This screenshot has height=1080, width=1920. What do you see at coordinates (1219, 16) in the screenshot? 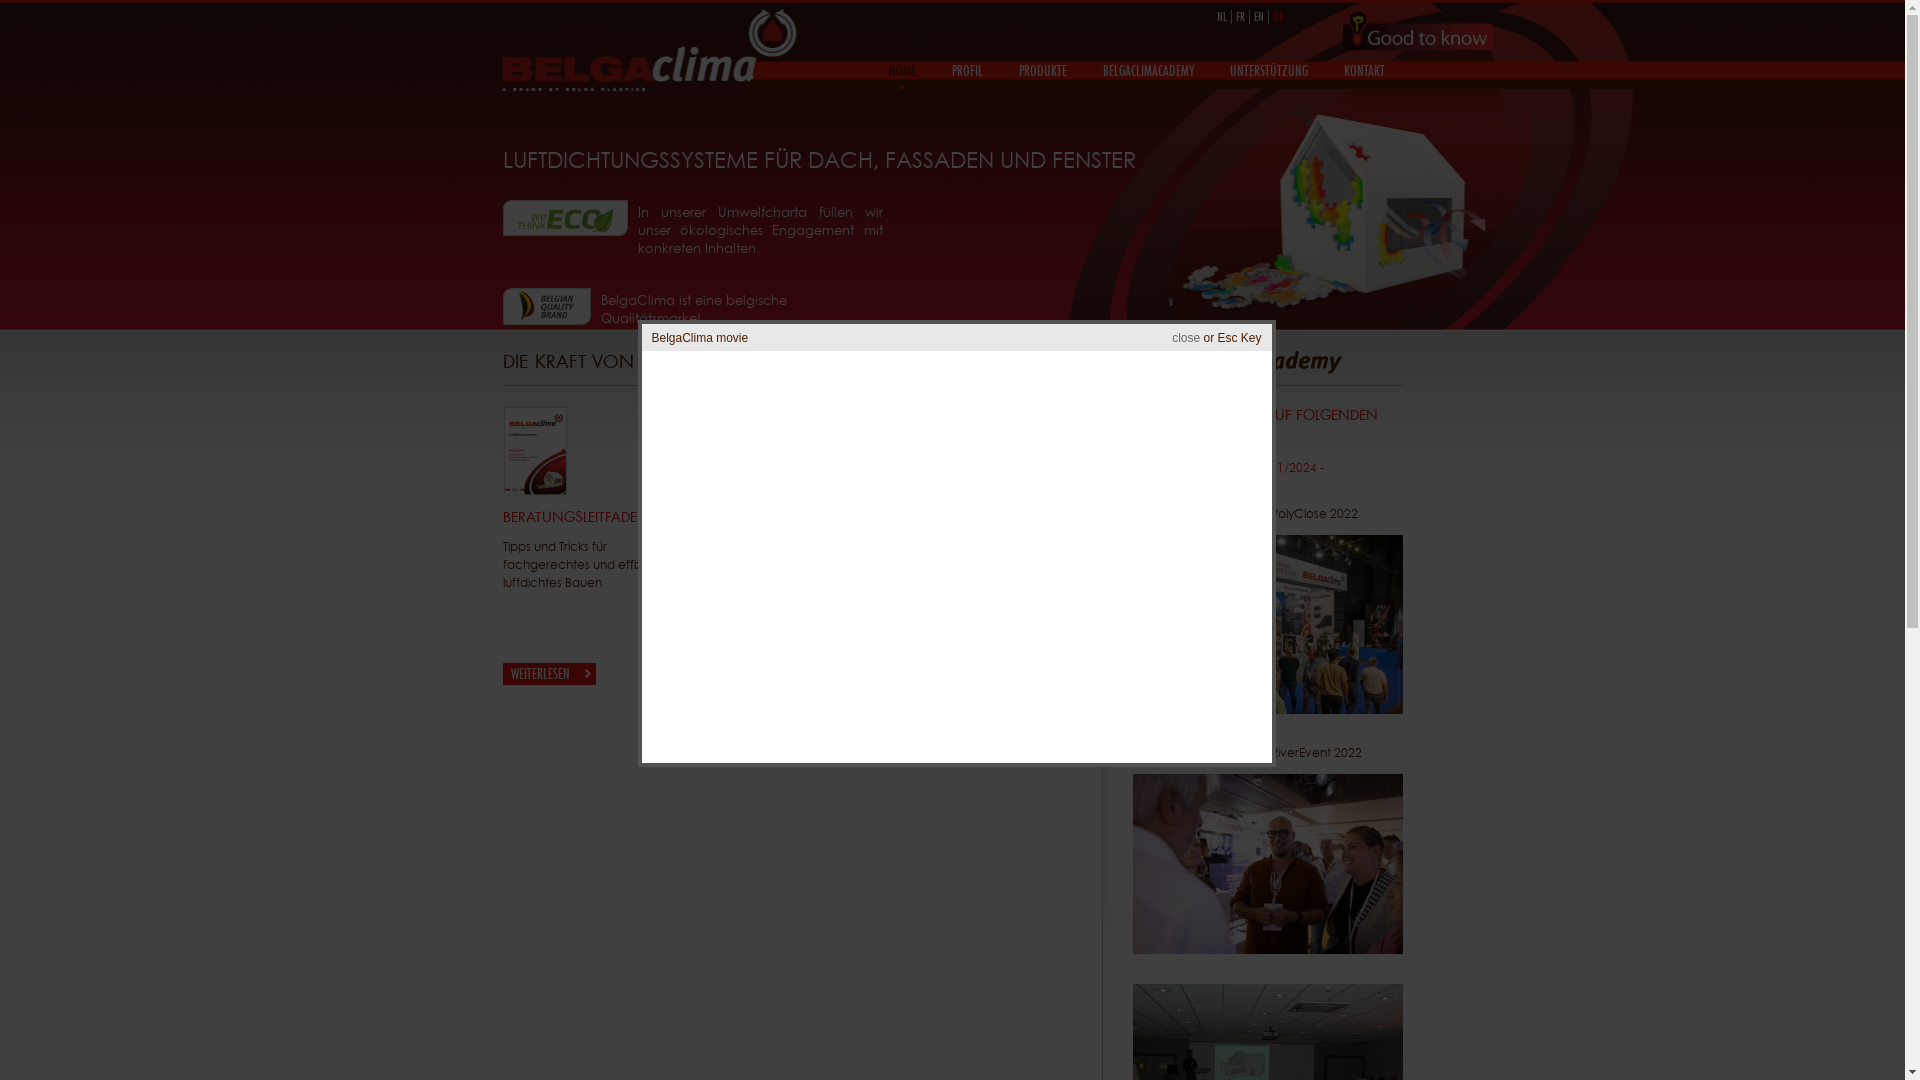
I see `'NL'` at bounding box center [1219, 16].